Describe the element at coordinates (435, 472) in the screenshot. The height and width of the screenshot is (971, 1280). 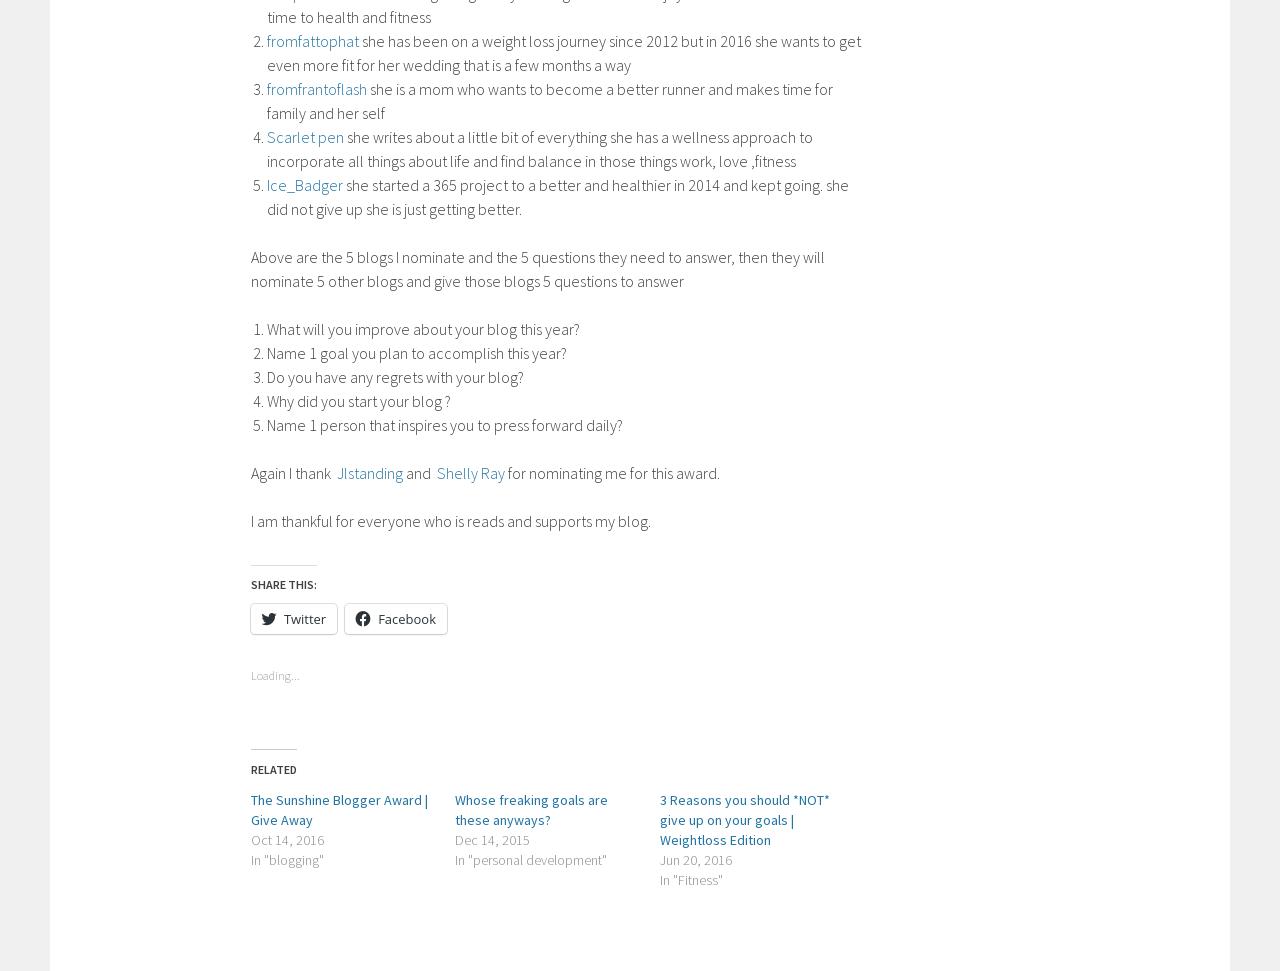
I see `'Shelly Ray'` at that location.